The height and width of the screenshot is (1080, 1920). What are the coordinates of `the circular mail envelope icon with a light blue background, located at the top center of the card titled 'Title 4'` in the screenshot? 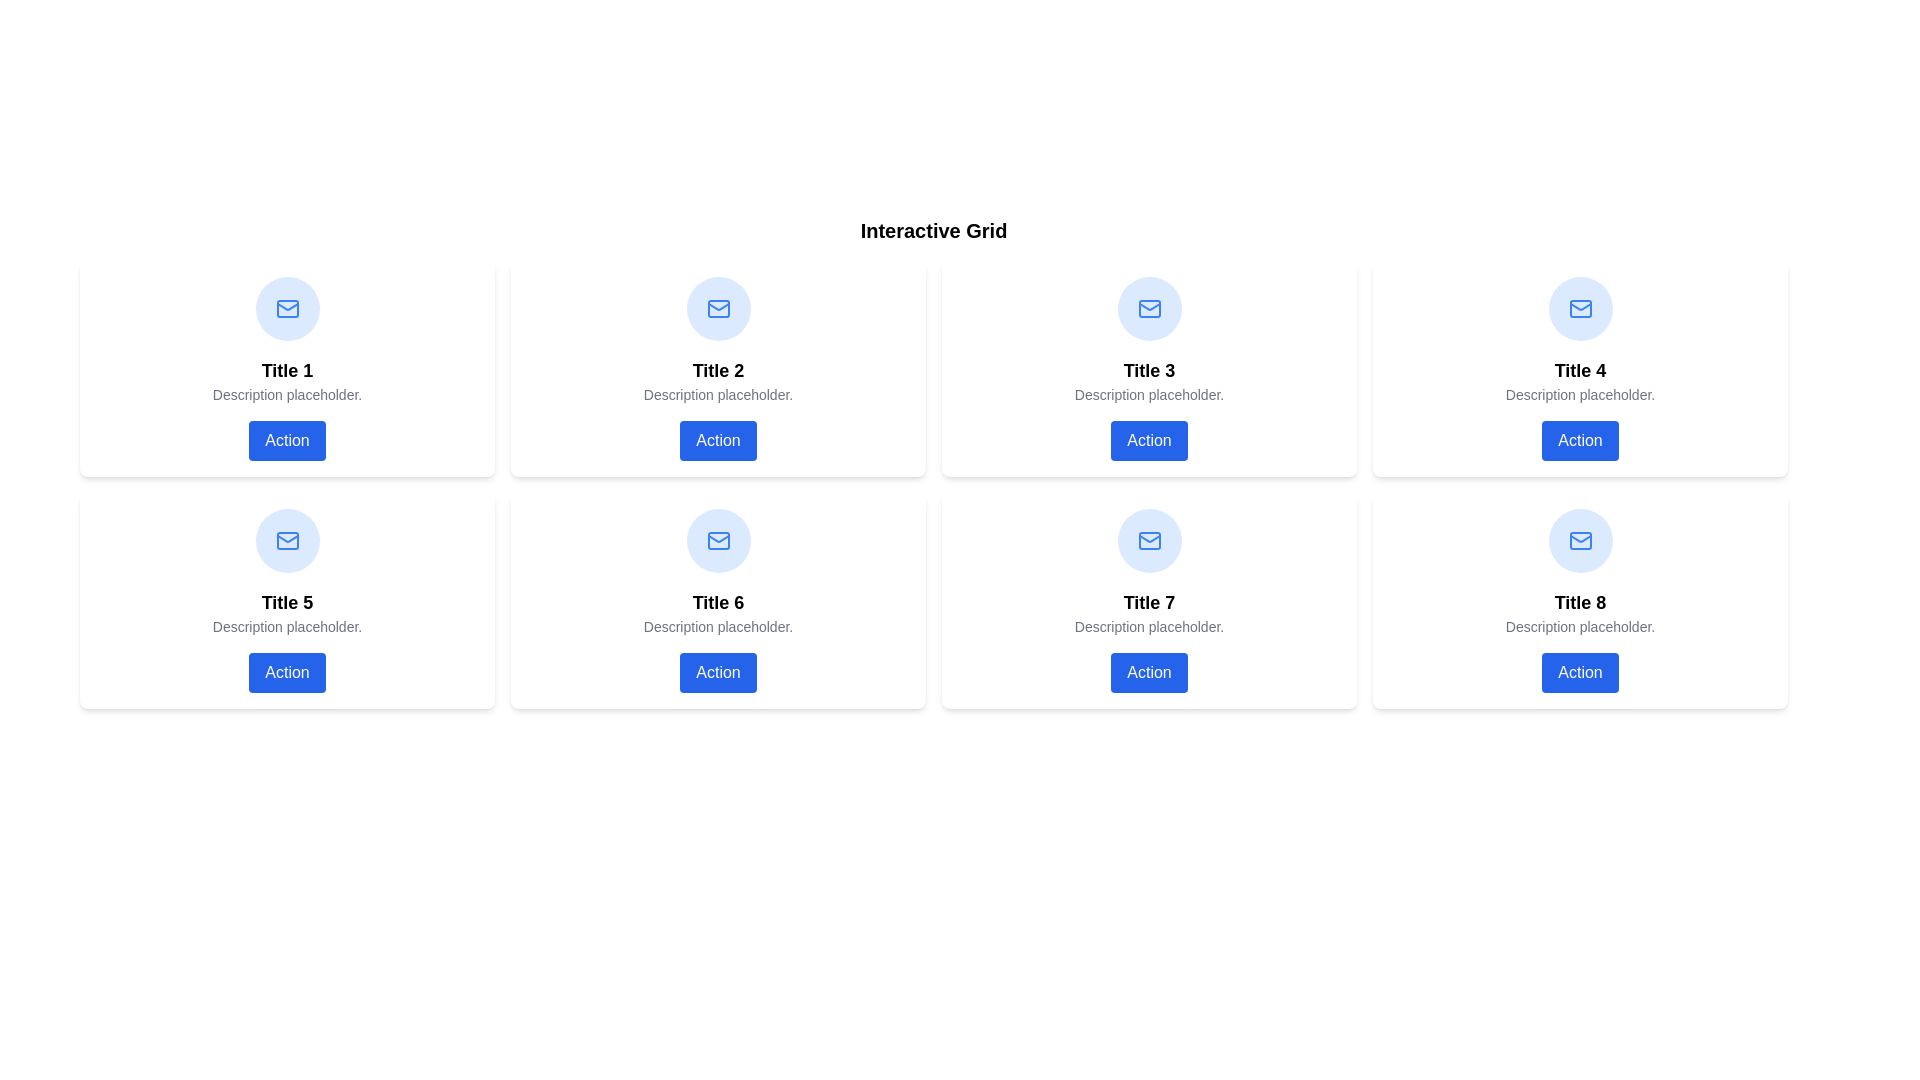 It's located at (1579, 308).